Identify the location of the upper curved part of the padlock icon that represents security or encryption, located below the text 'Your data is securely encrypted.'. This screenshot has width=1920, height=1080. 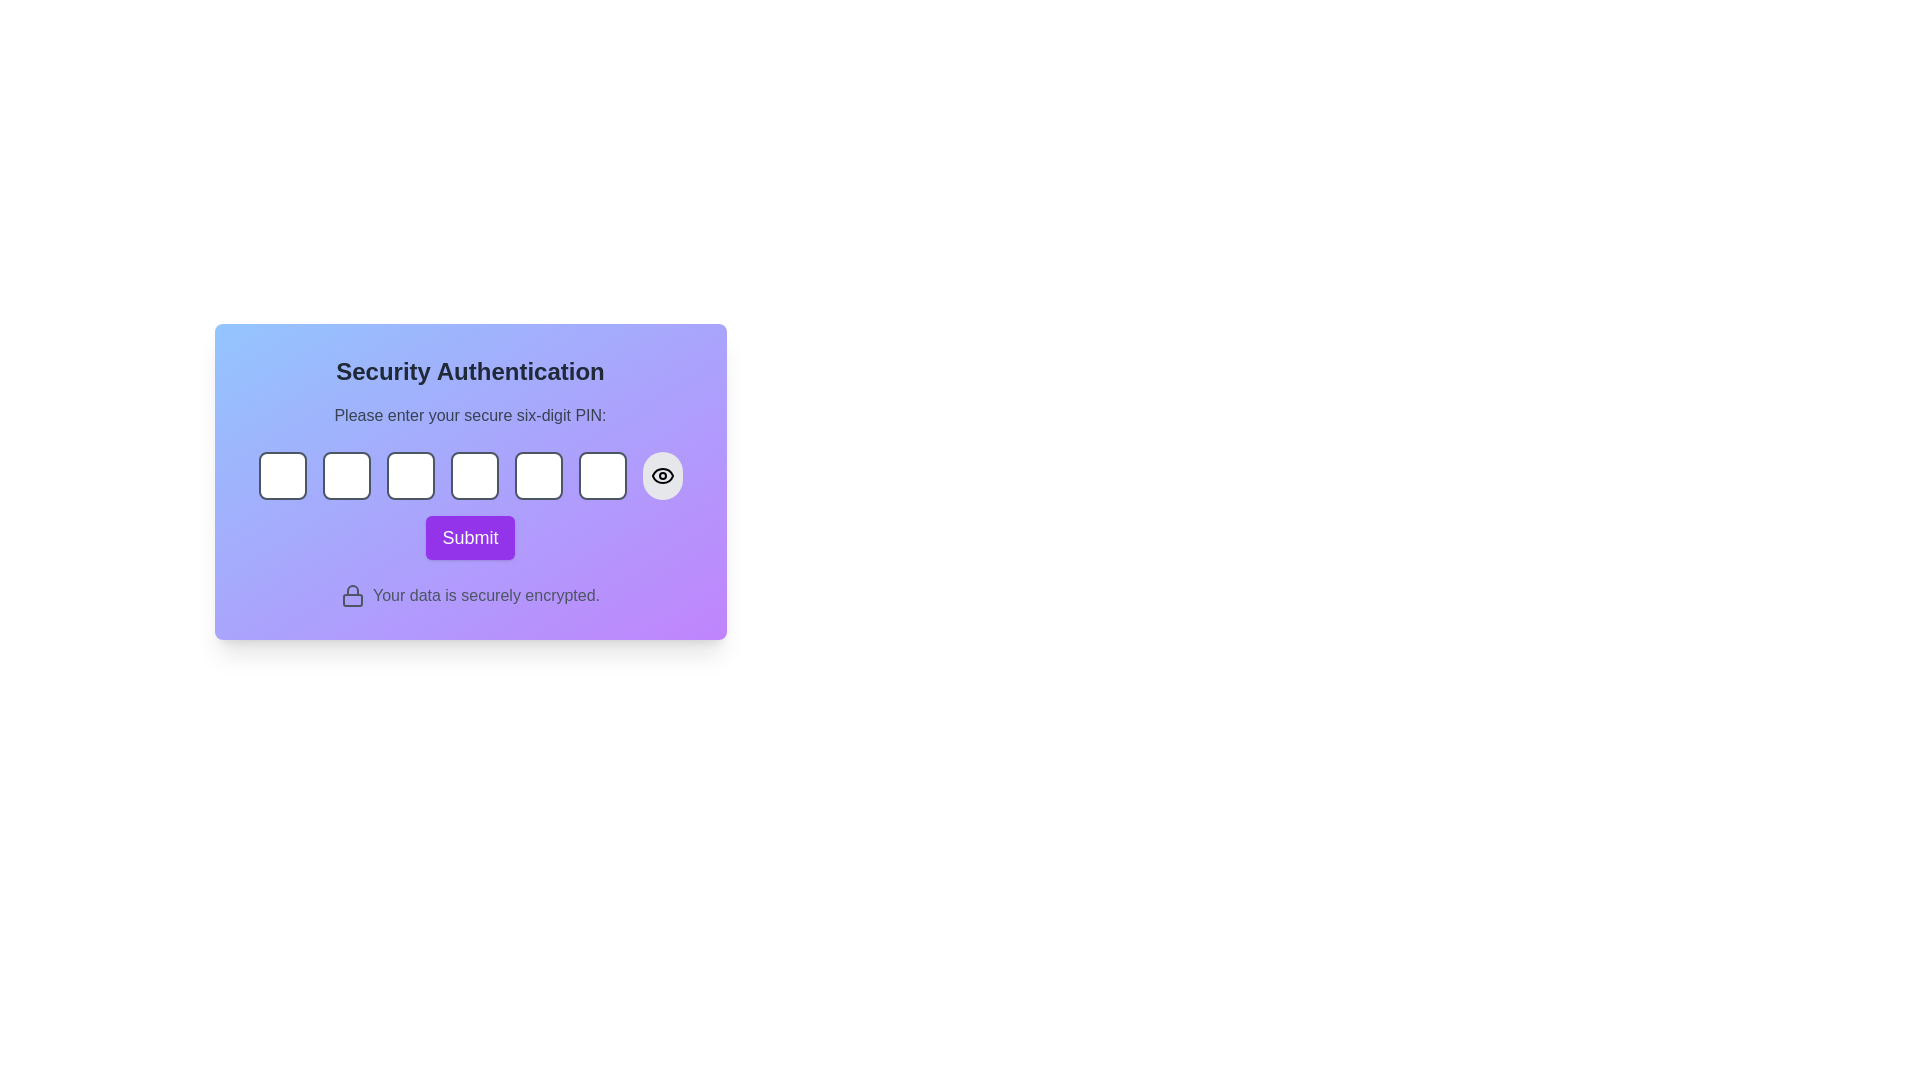
(352, 589).